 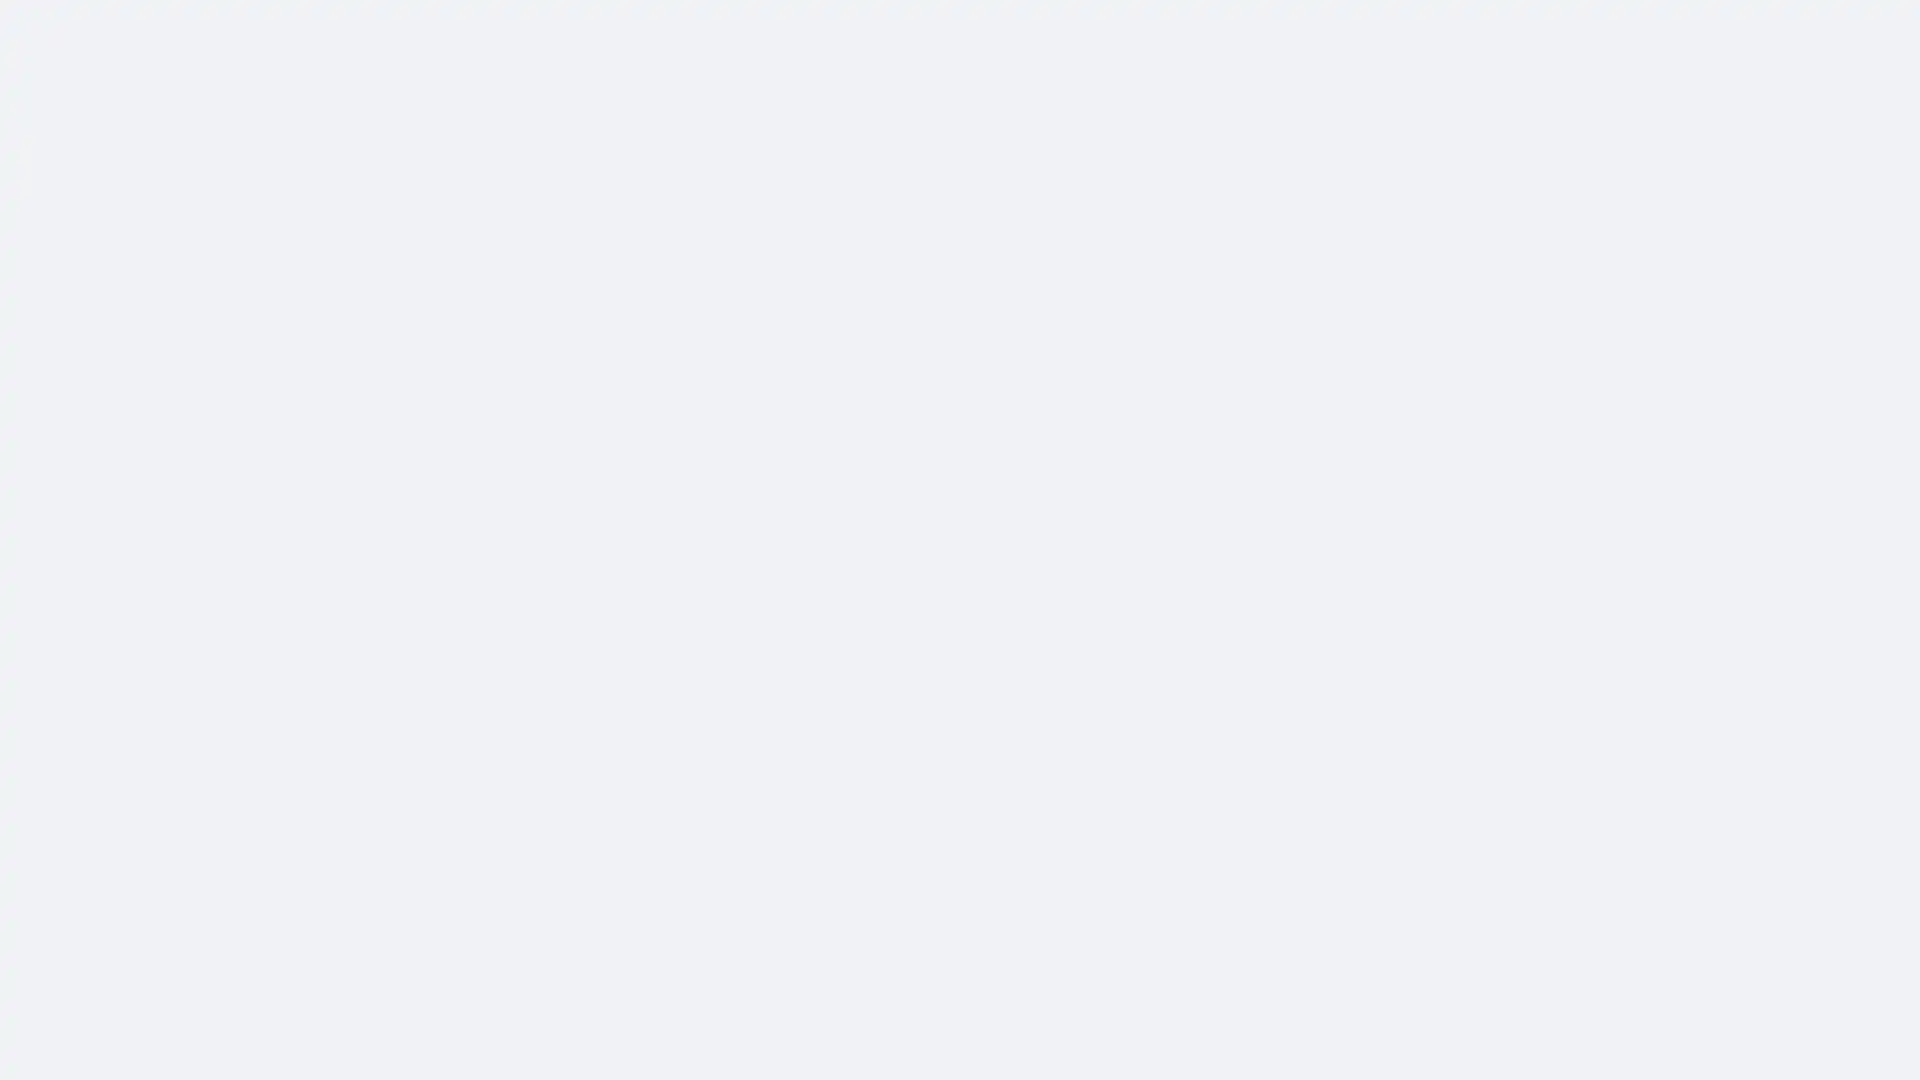 I want to click on Comment, so click(x=1147, y=523).